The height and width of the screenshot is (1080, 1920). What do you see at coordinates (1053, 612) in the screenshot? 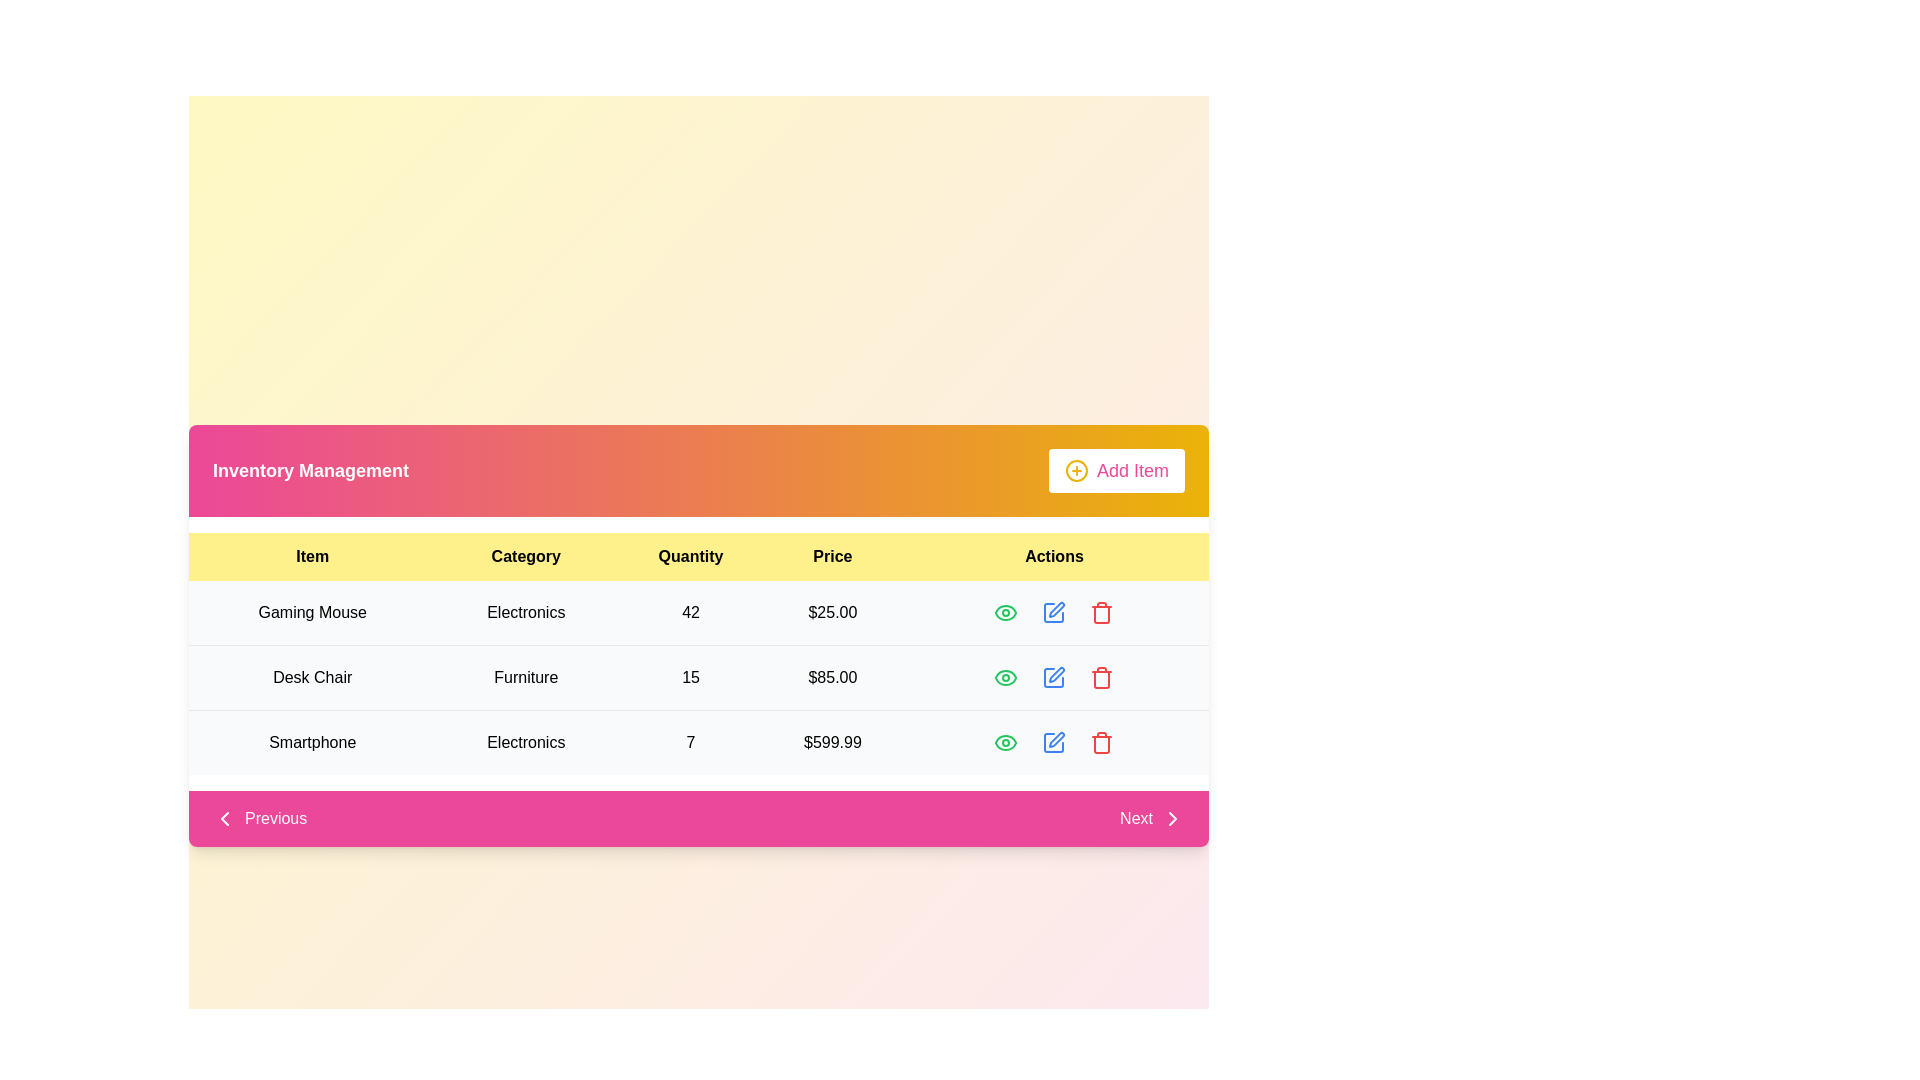
I see `the edit button, which is the second interactive icon in the 'Actions' column of the first row in the table` at bounding box center [1053, 612].